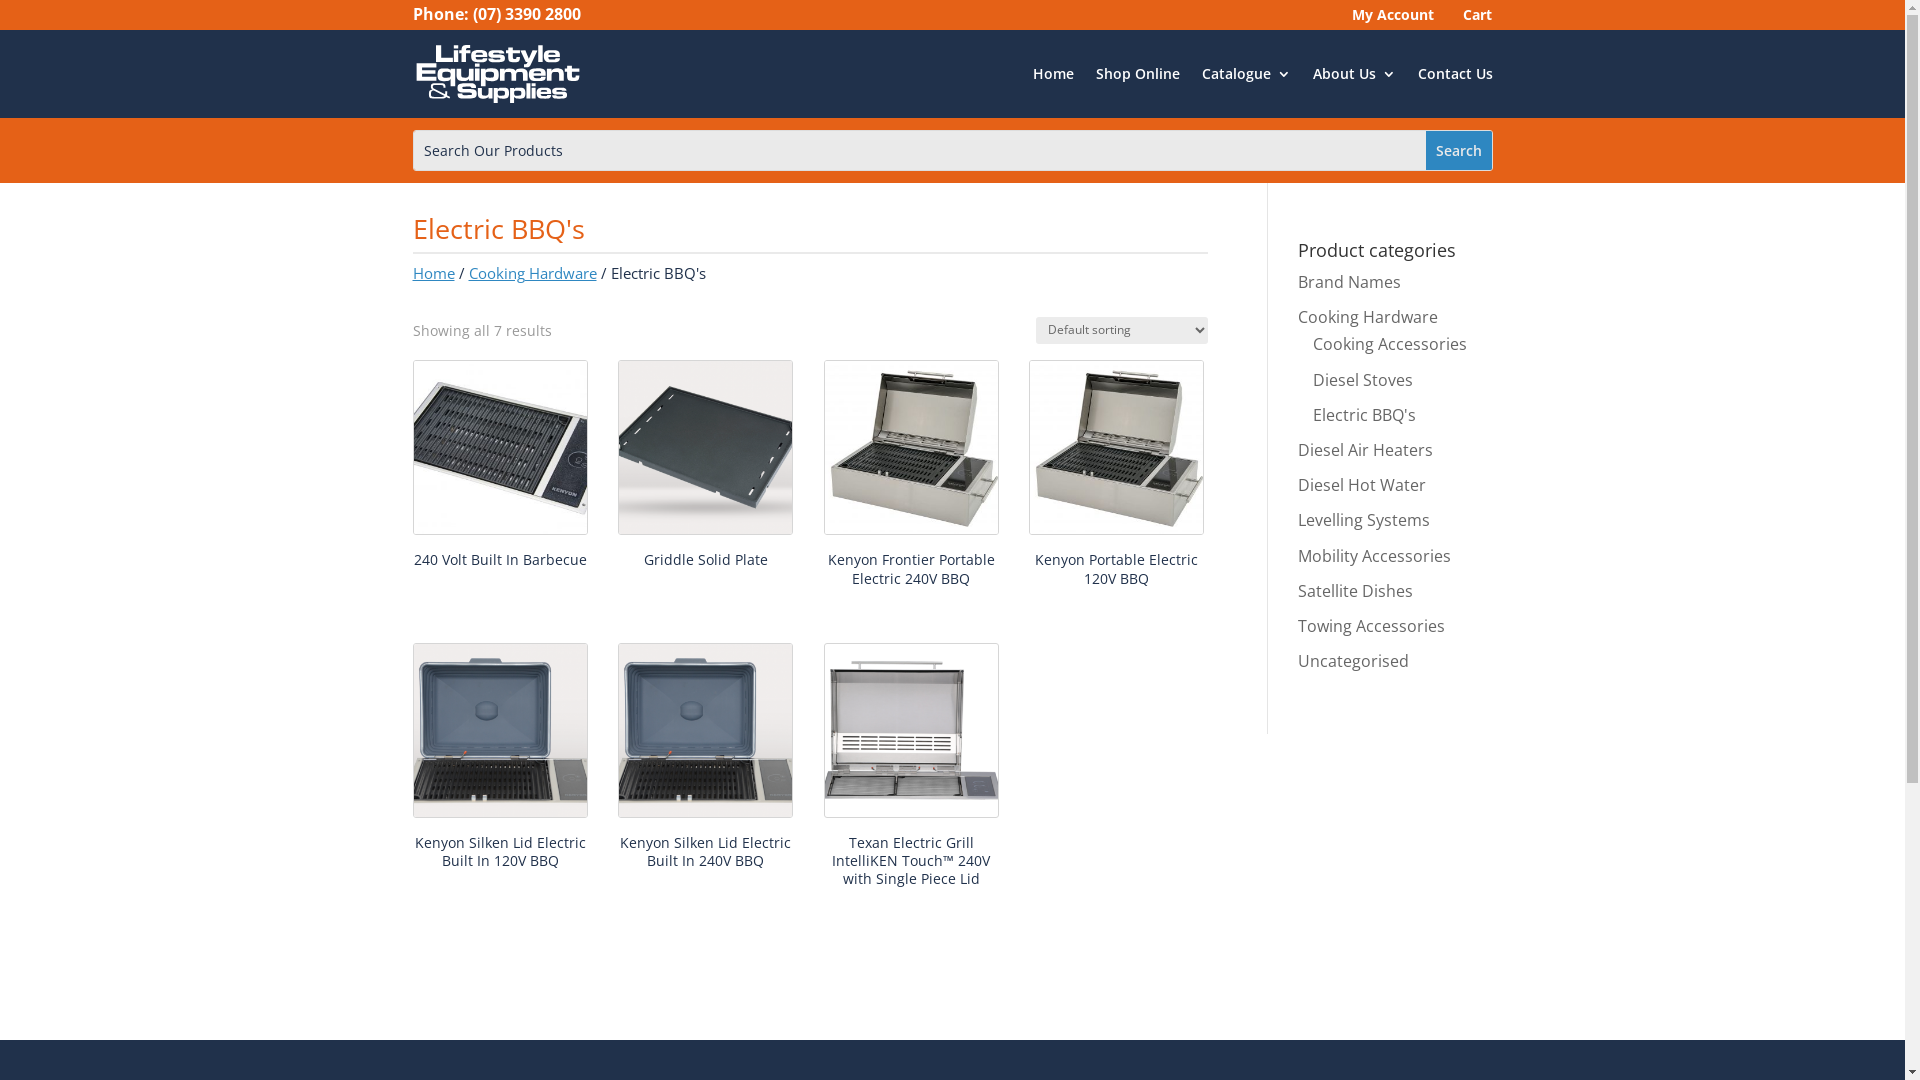  Describe the element at coordinates (1362, 519) in the screenshot. I see `'Levelling Systems'` at that location.